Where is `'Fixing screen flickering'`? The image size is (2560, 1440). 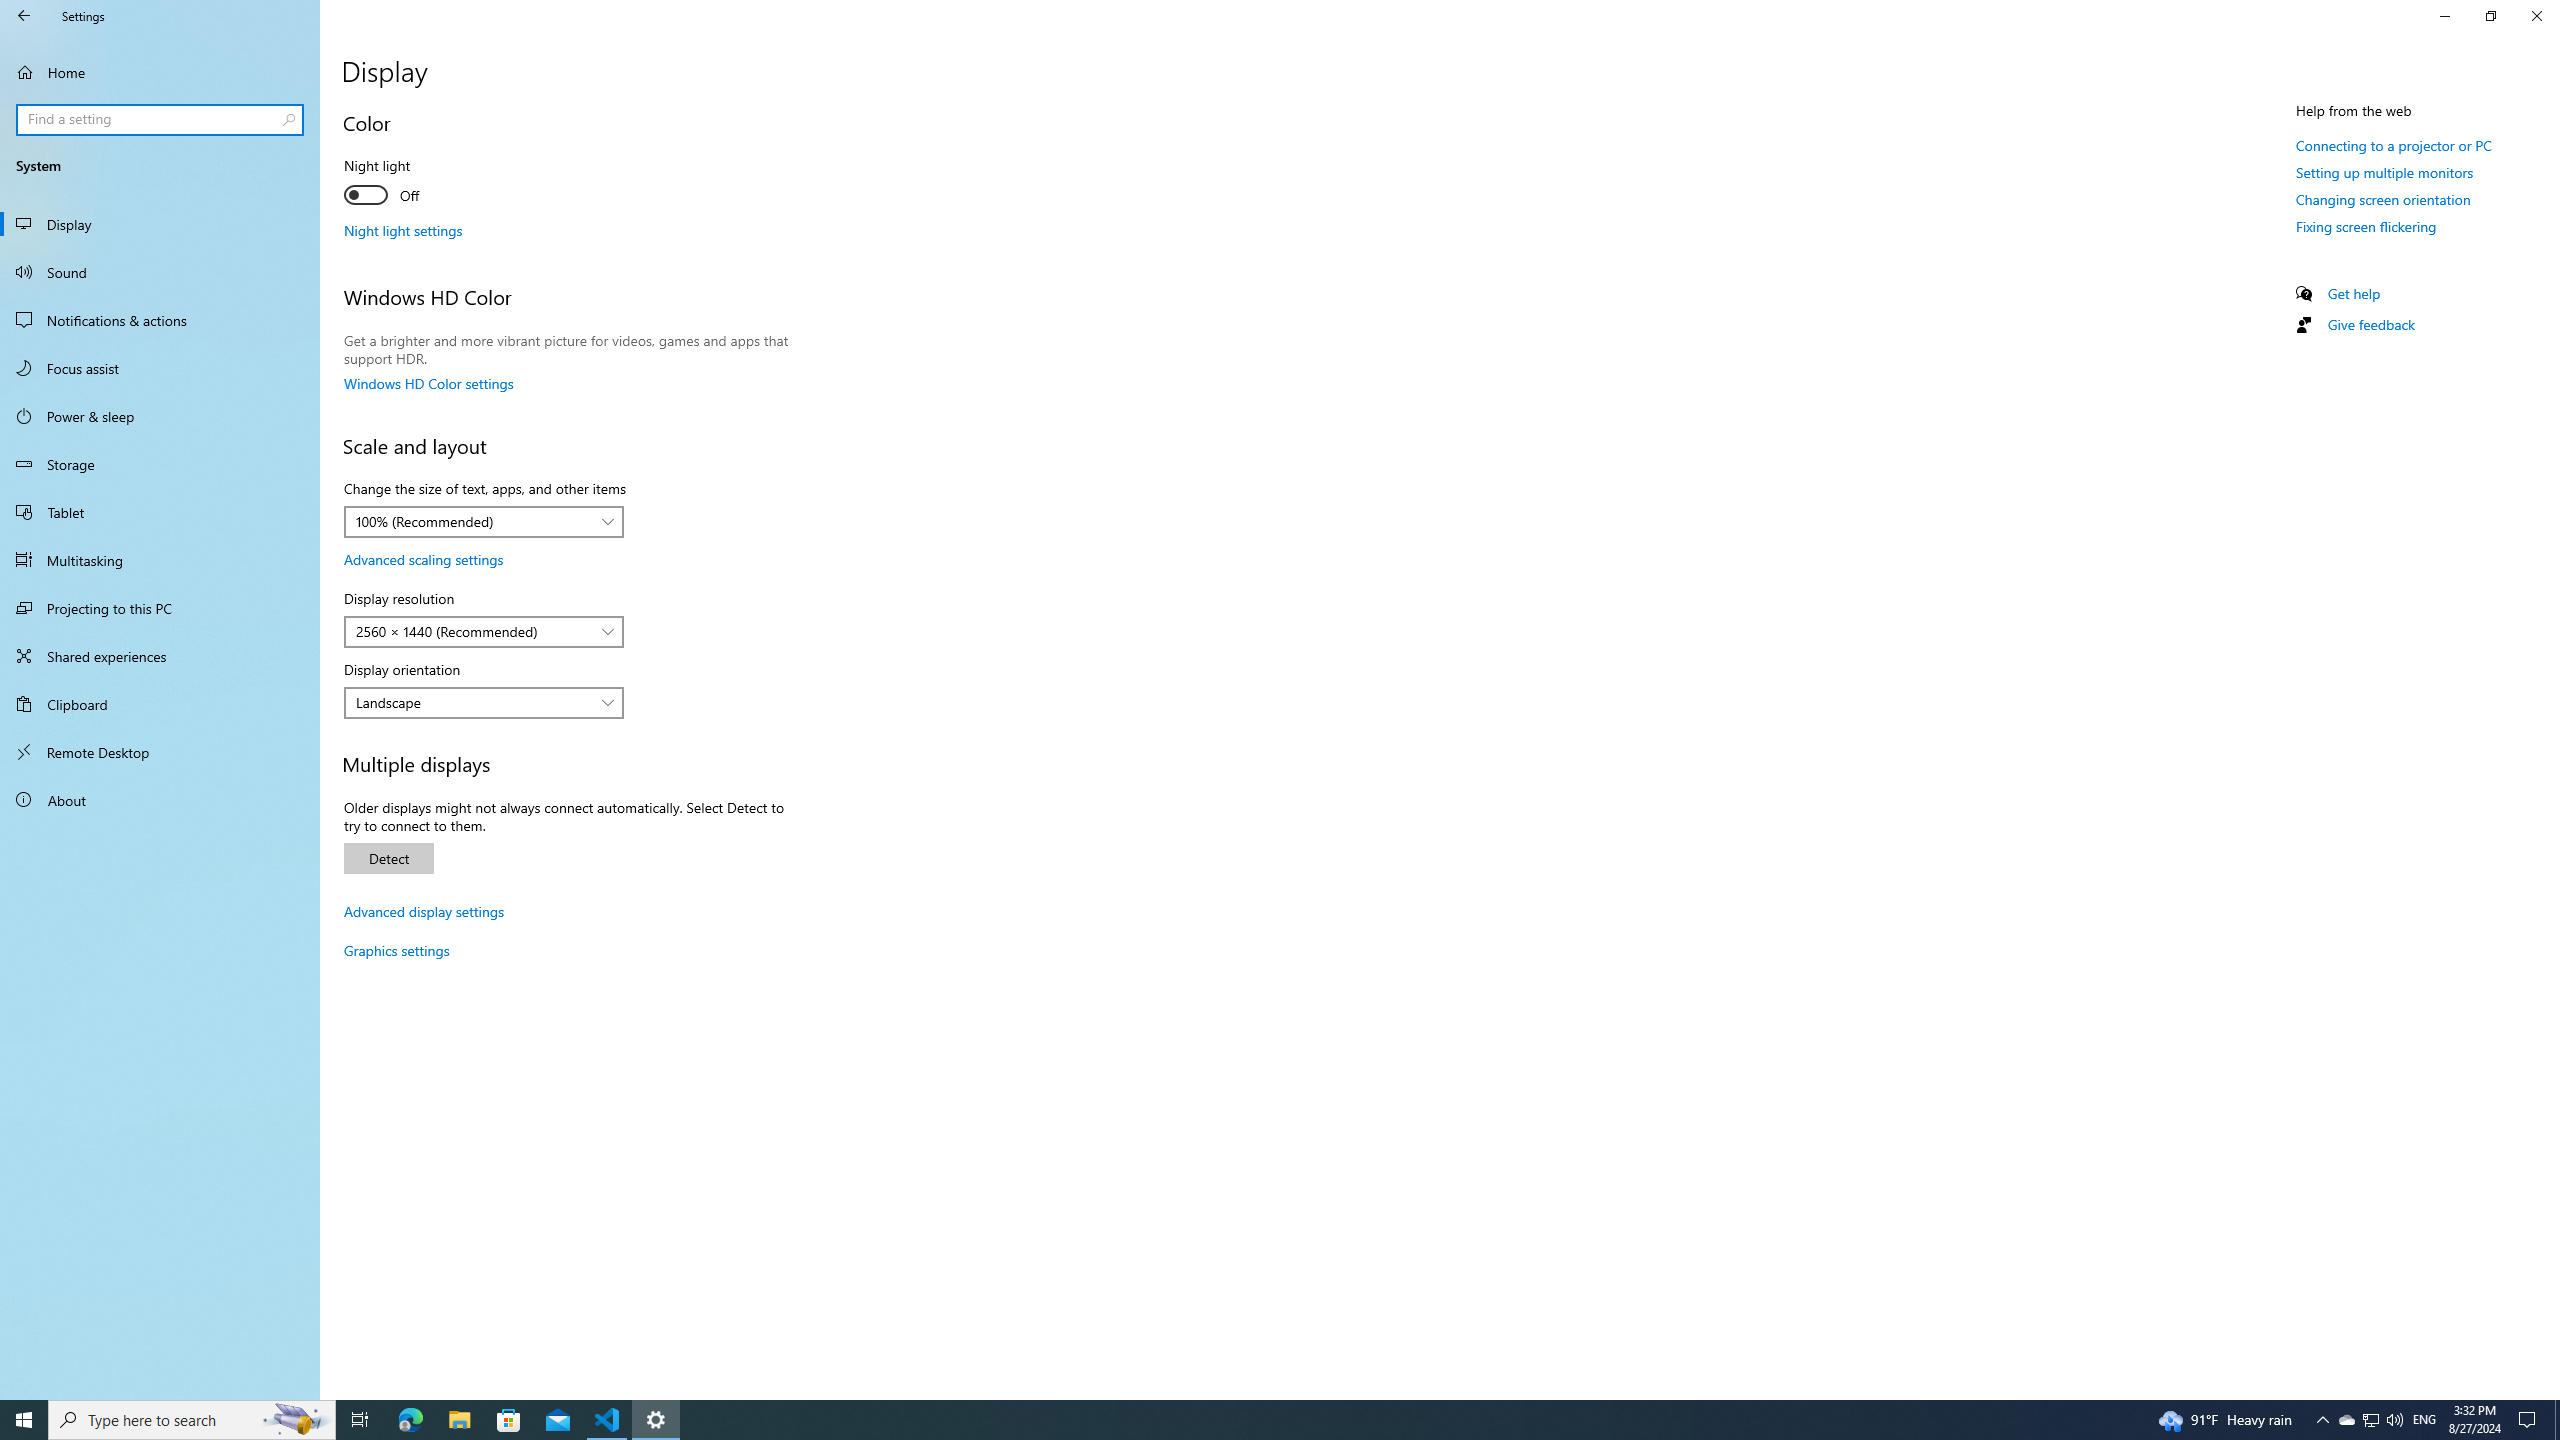
'Fixing screen flickering' is located at coordinates (2365, 225).